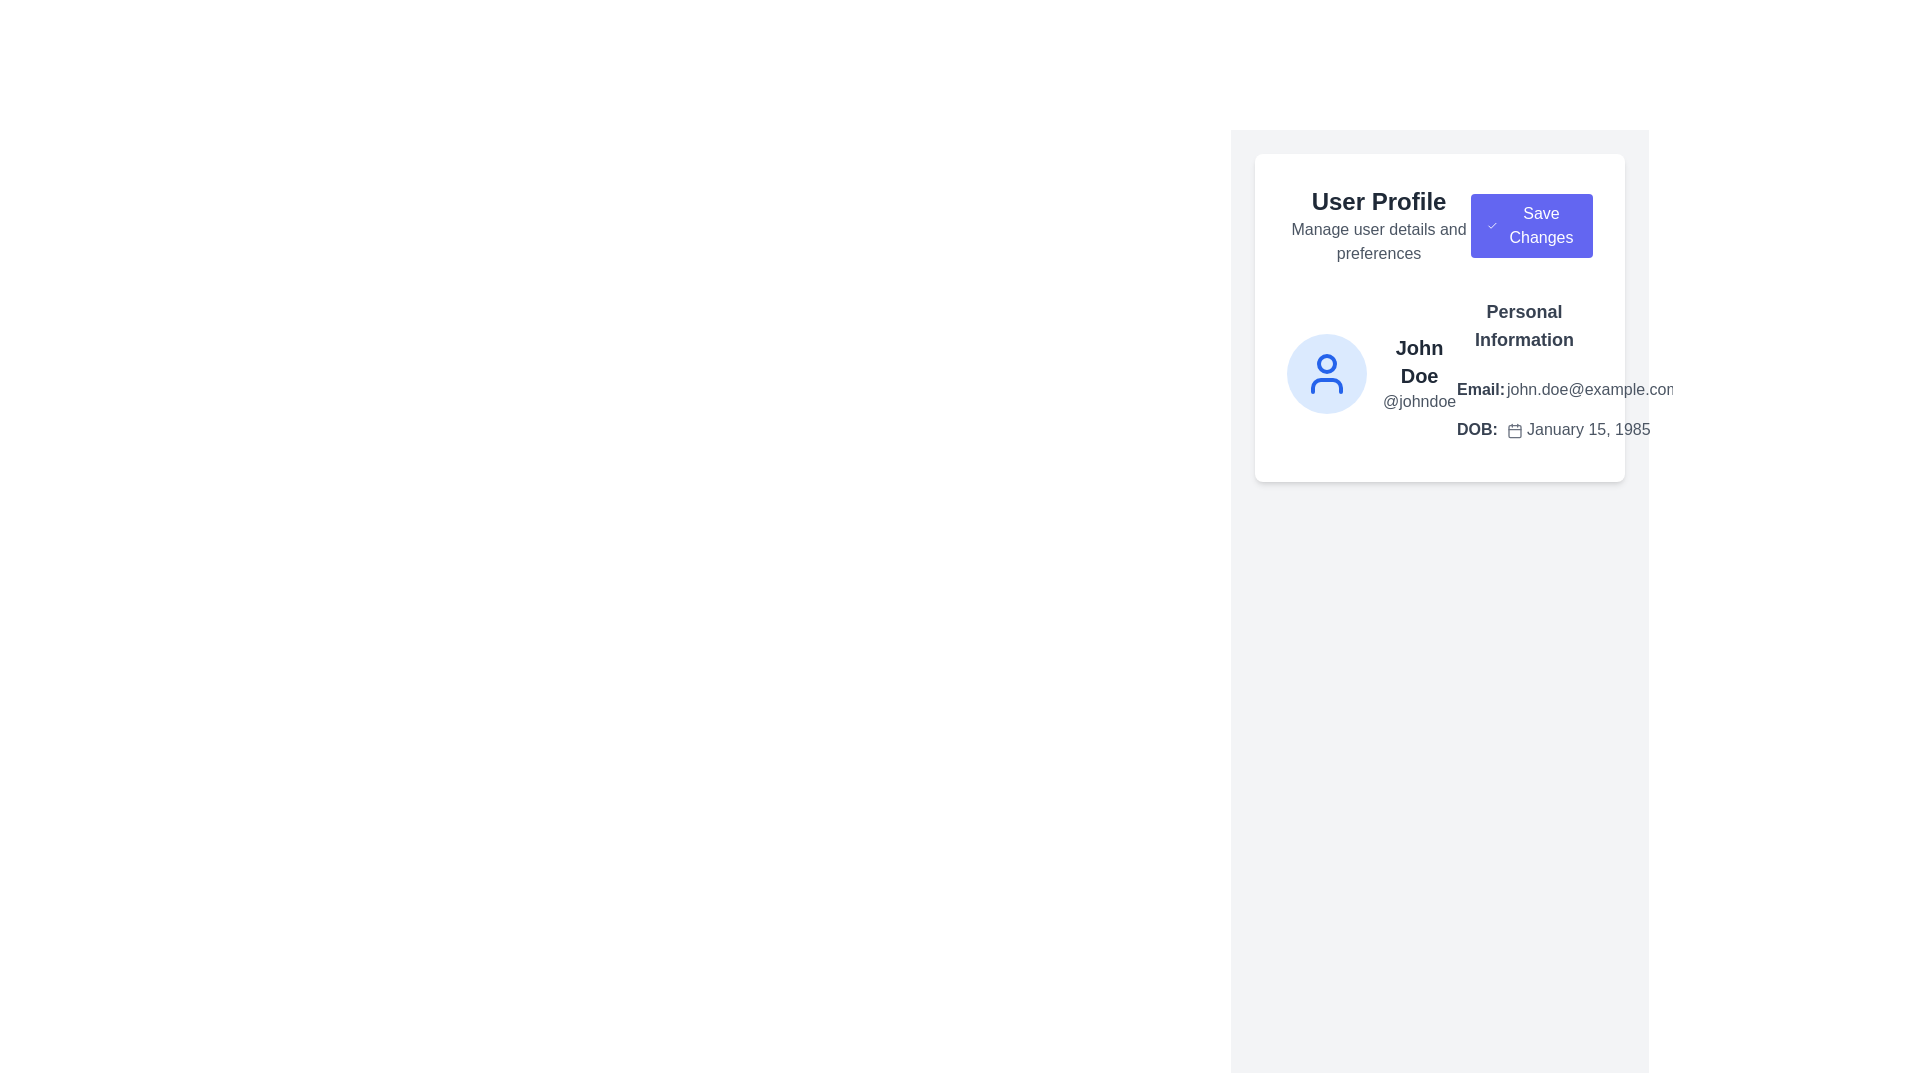 The height and width of the screenshot is (1080, 1920). What do you see at coordinates (1567, 389) in the screenshot?
I see `the email label displaying the user's email address, which is located in the 'Personal Information' section, directly below the user's name and above the 'DOB' field` at bounding box center [1567, 389].